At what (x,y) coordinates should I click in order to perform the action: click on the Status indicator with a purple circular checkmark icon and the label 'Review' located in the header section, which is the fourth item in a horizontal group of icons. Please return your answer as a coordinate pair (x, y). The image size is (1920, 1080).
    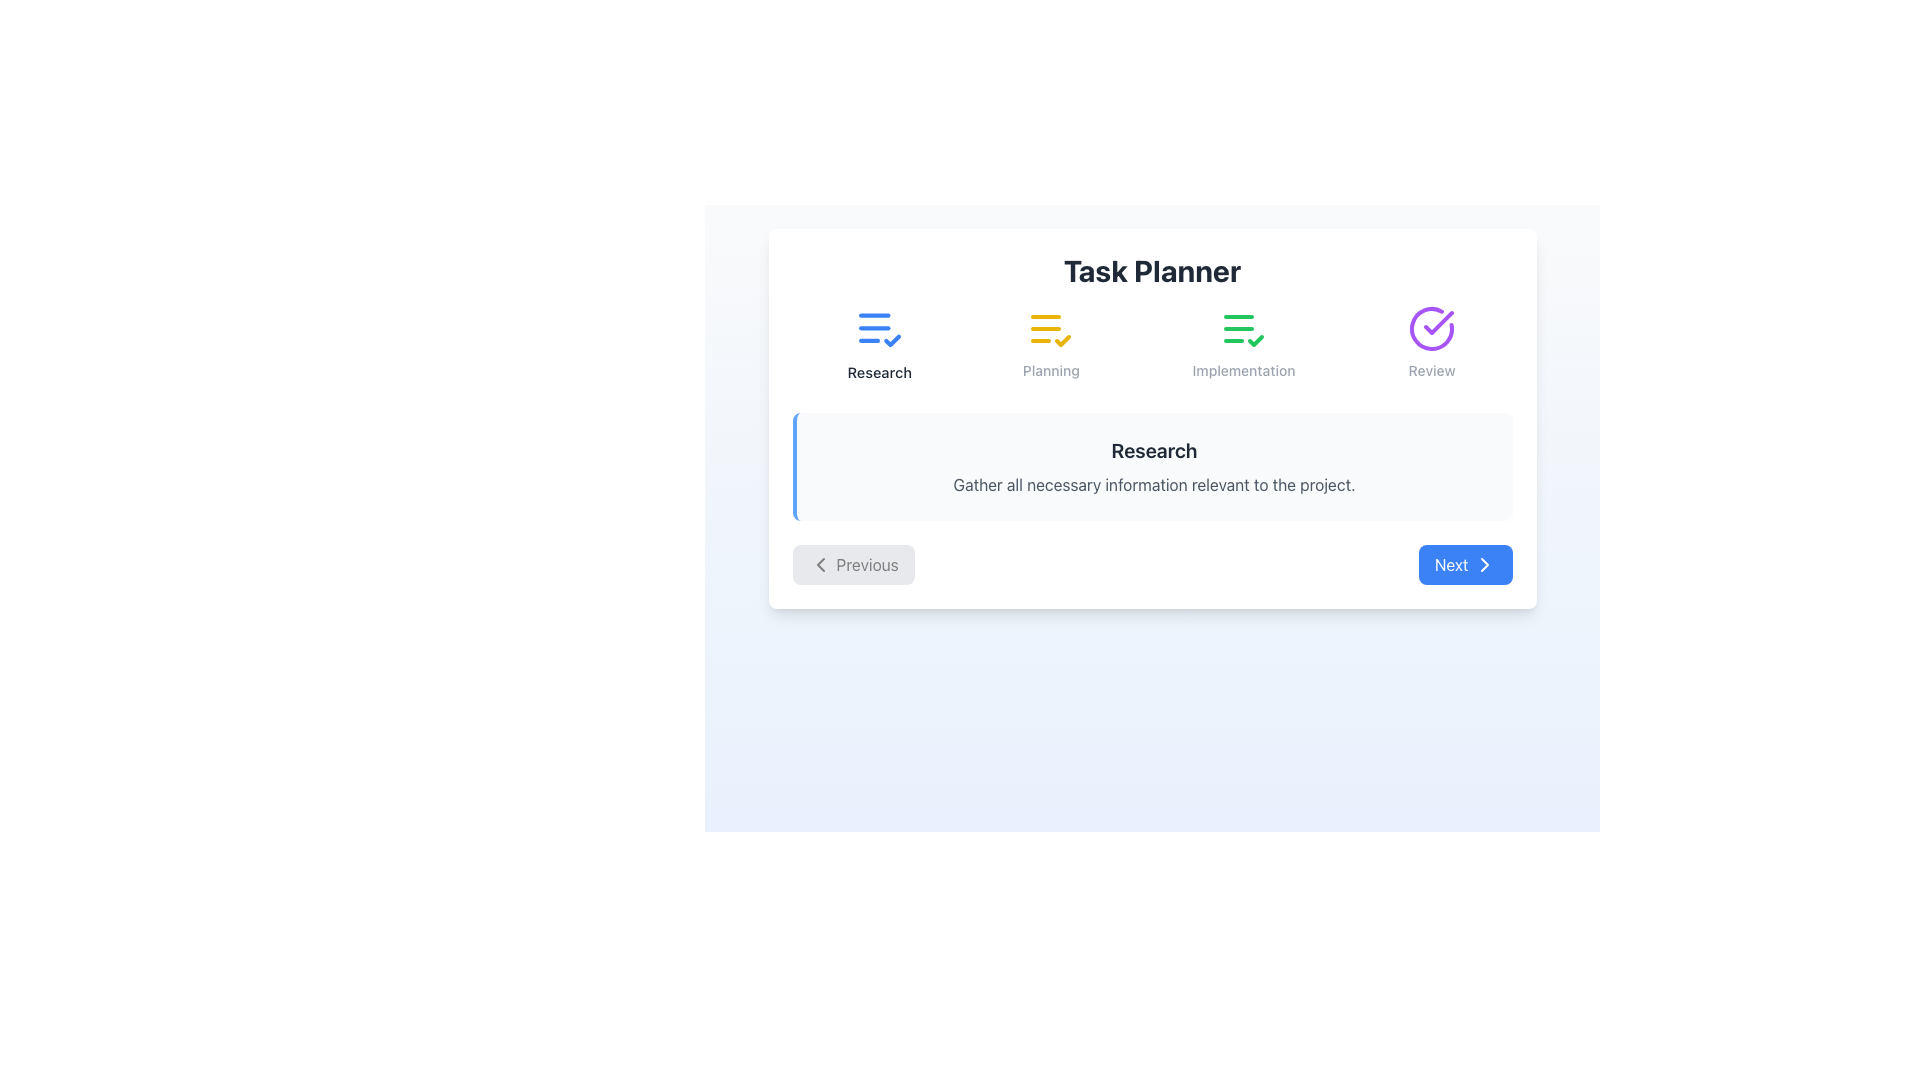
    Looking at the image, I should click on (1431, 342).